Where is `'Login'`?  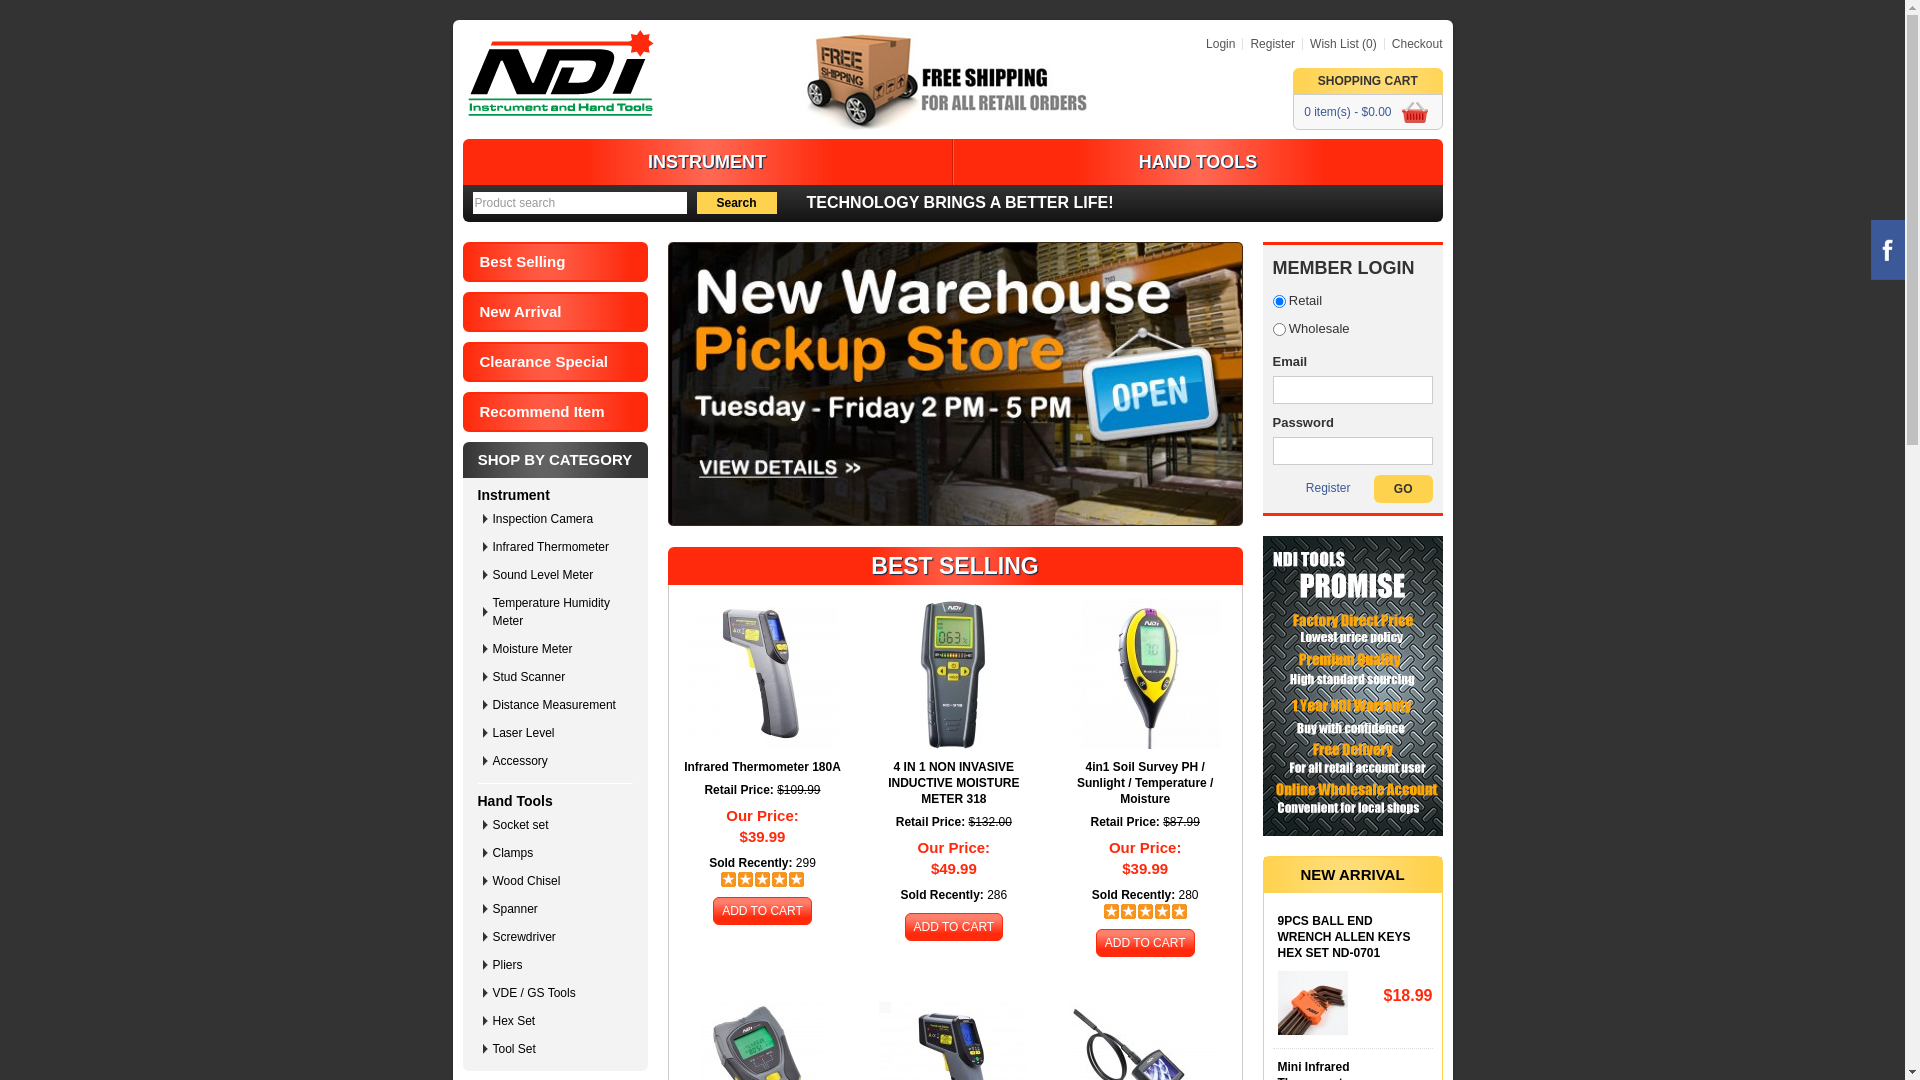
'Login' is located at coordinates (1219, 43).